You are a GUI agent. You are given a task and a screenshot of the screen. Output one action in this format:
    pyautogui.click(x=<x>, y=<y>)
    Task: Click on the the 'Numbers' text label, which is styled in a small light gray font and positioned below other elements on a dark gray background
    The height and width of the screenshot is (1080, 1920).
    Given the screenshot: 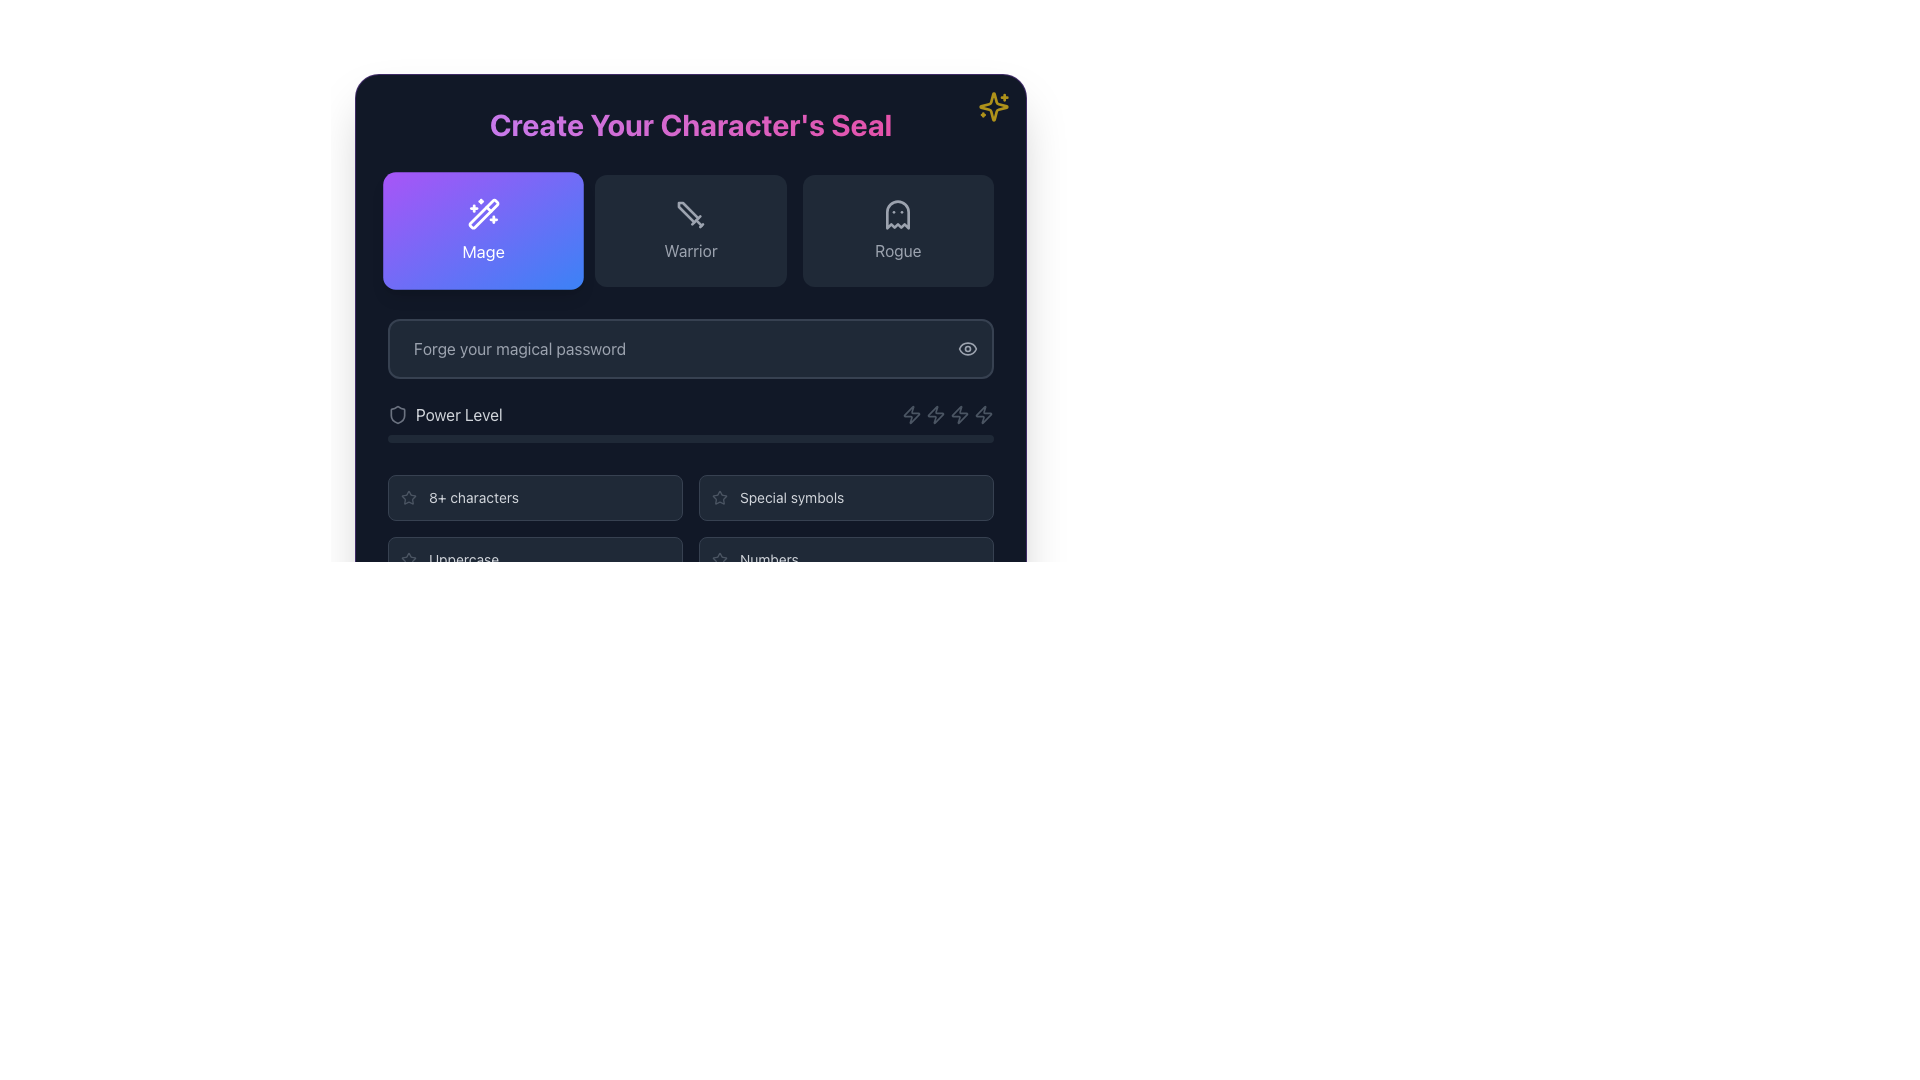 What is the action you would take?
    pyautogui.click(x=768, y=559)
    